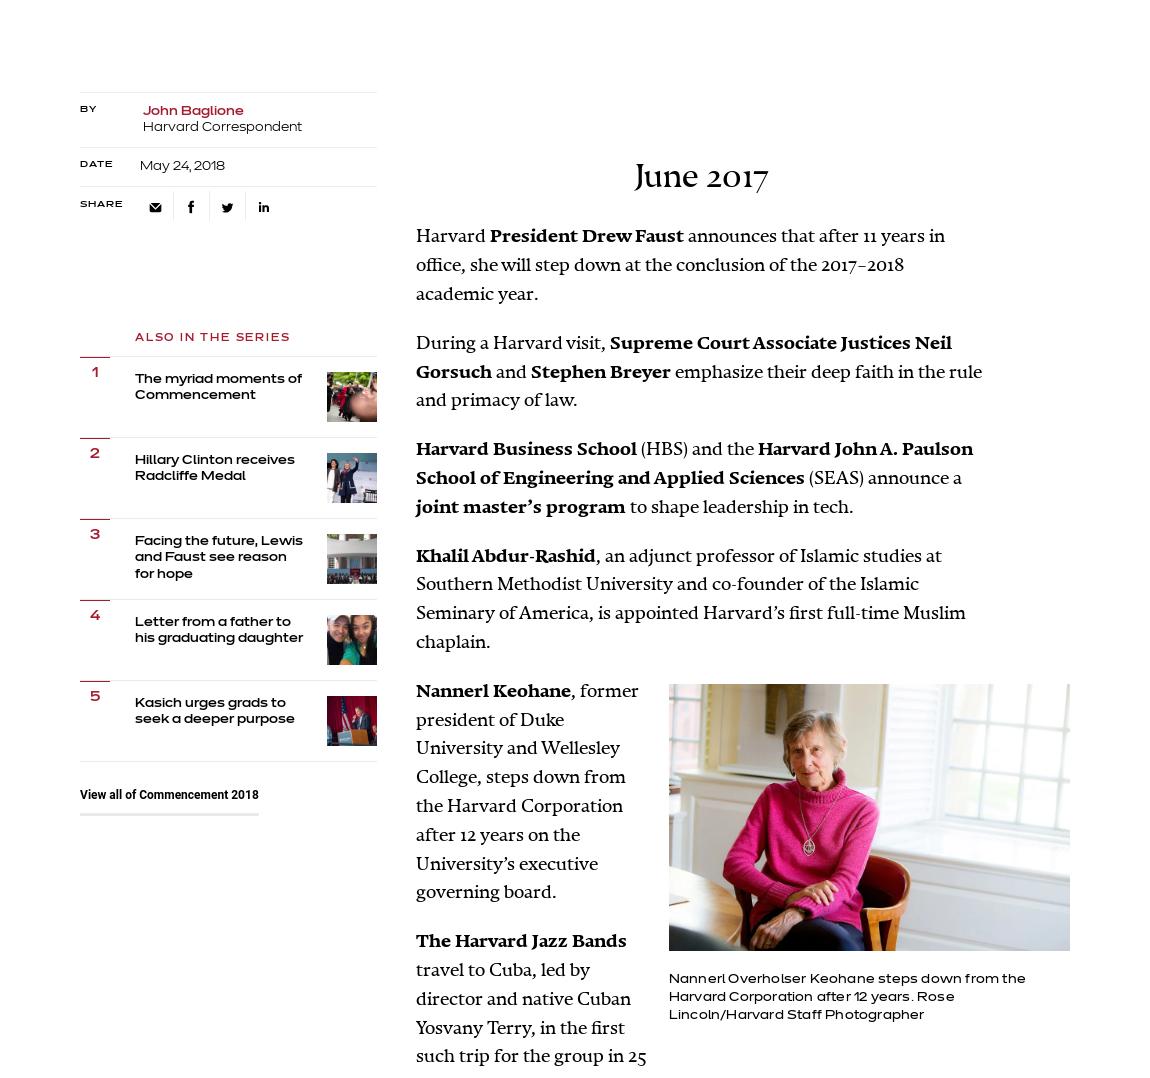 The height and width of the screenshot is (1078, 1150). I want to click on 'June 2017', so click(699, 175).